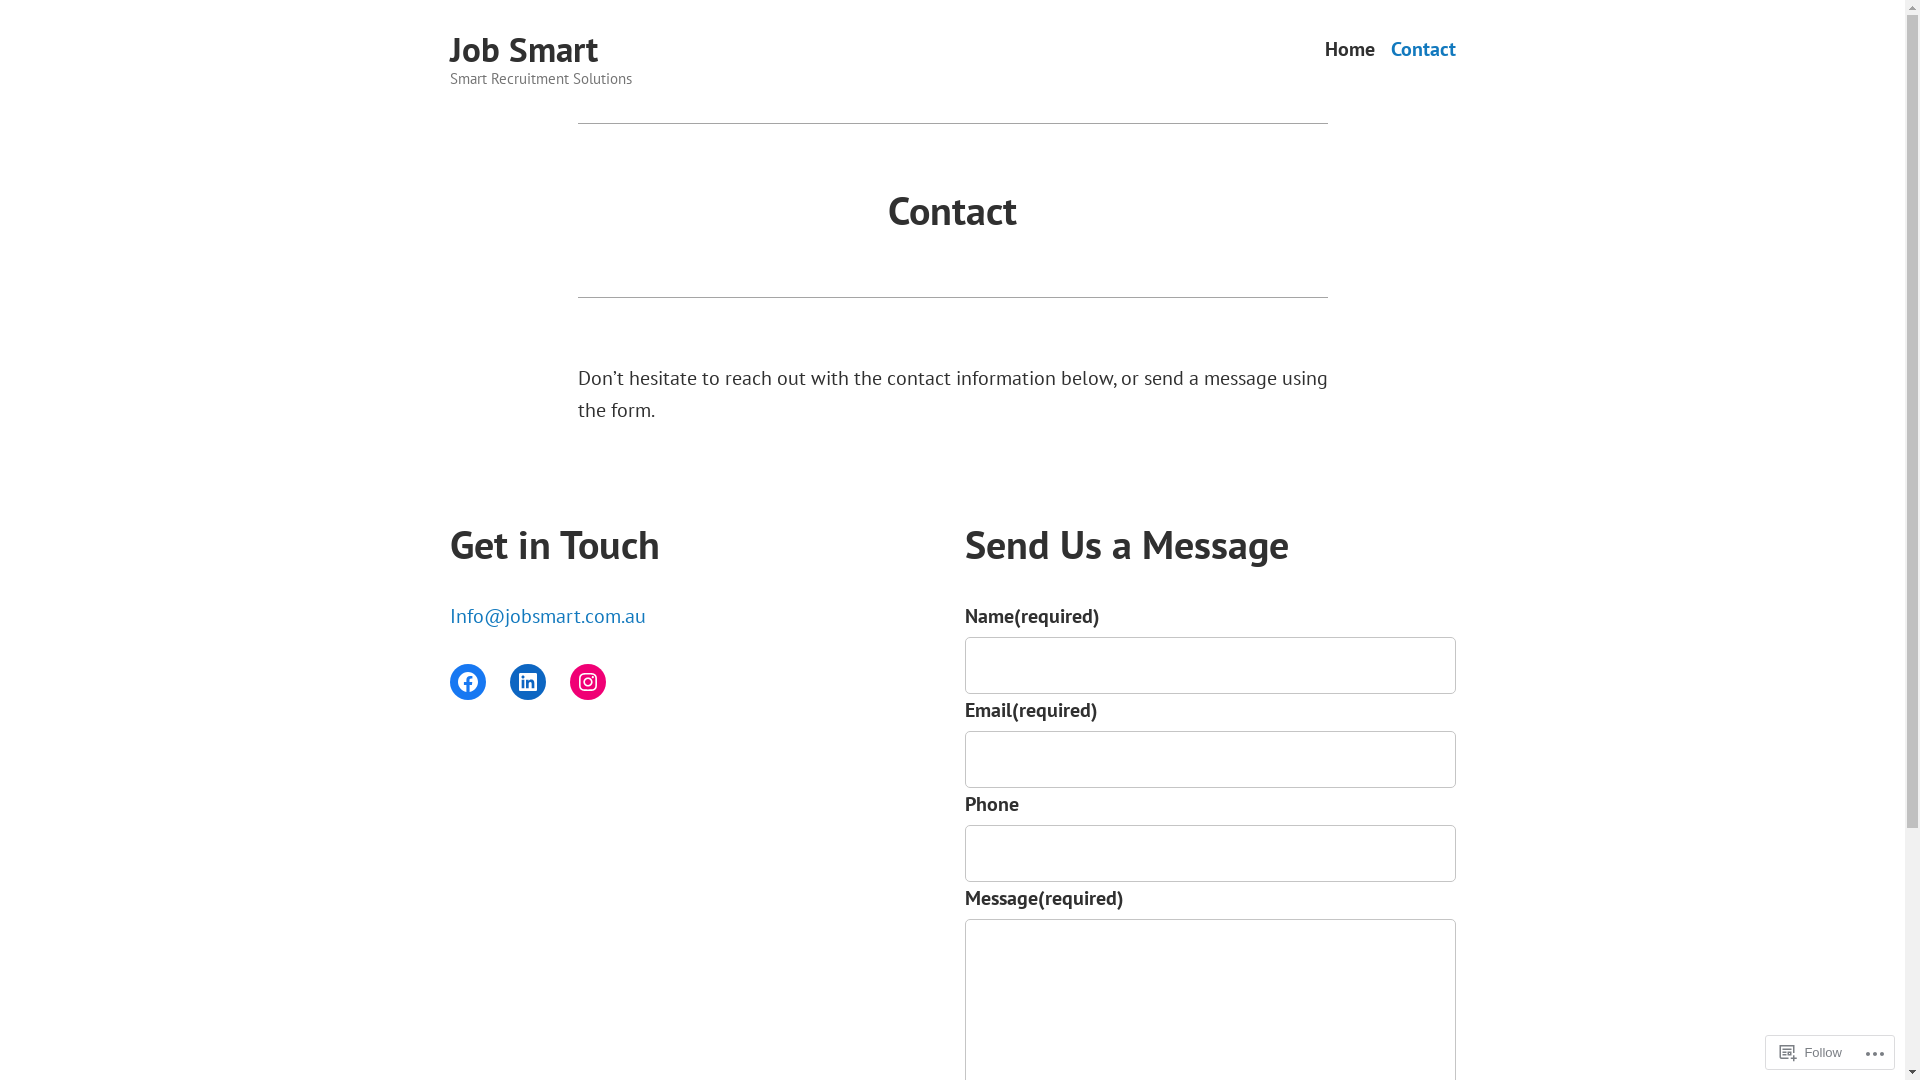 The height and width of the screenshot is (1080, 1920). What do you see at coordinates (1348, 48) in the screenshot?
I see `'Home'` at bounding box center [1348, 48].